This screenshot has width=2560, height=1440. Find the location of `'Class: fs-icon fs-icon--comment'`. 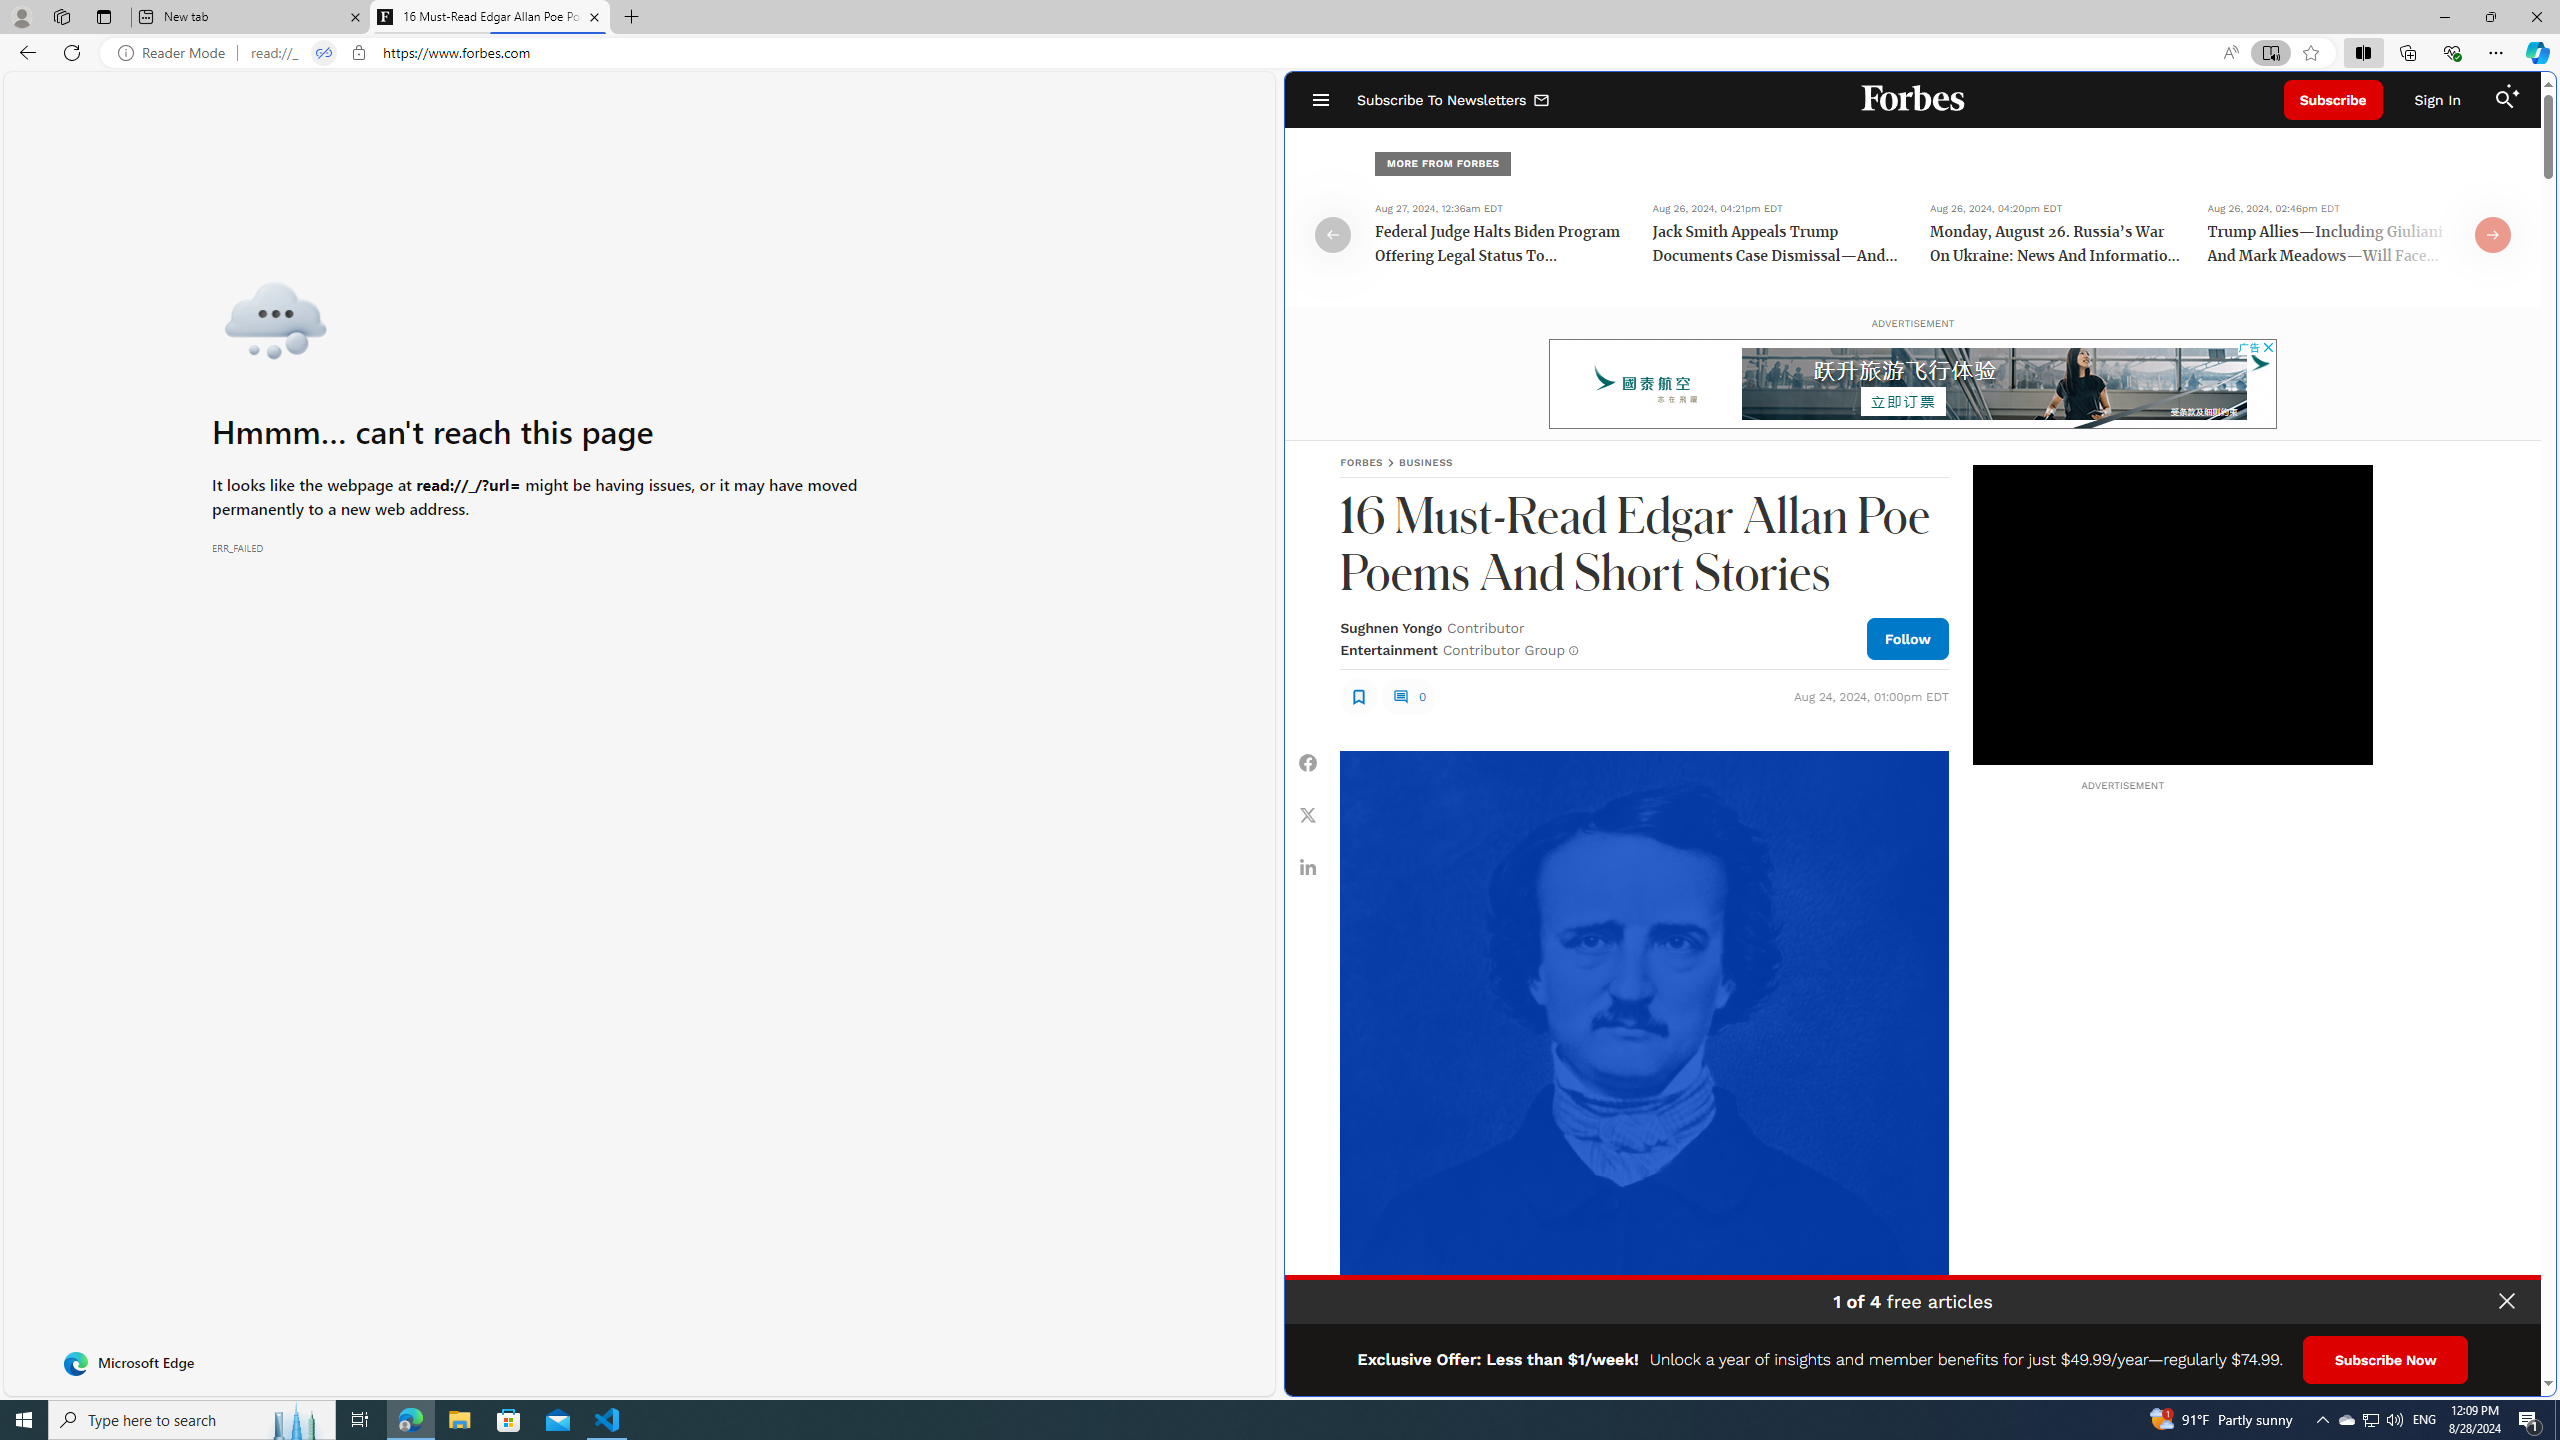

'Class: fs-icon fs-icon--comment' is located at coordinates (1399, 696).